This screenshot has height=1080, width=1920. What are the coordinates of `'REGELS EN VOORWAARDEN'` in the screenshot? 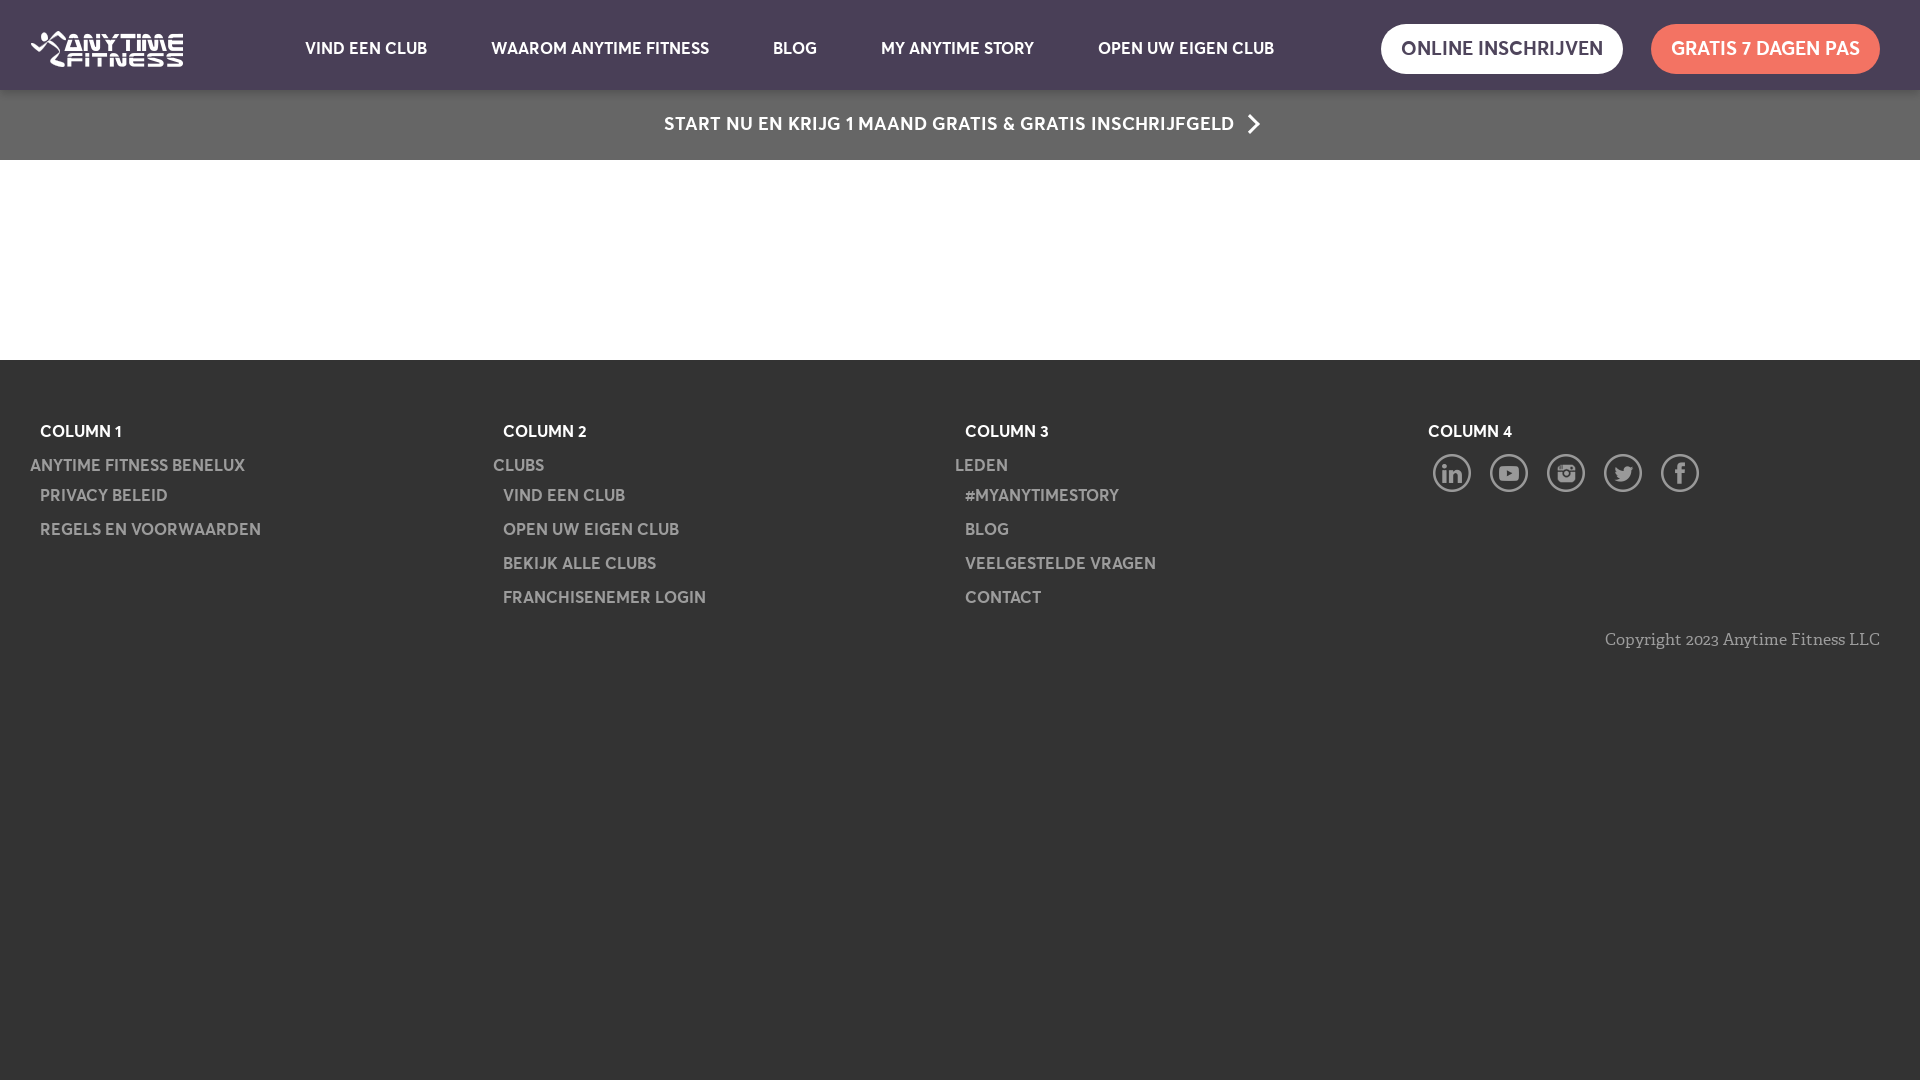 It's located at (149, 527).